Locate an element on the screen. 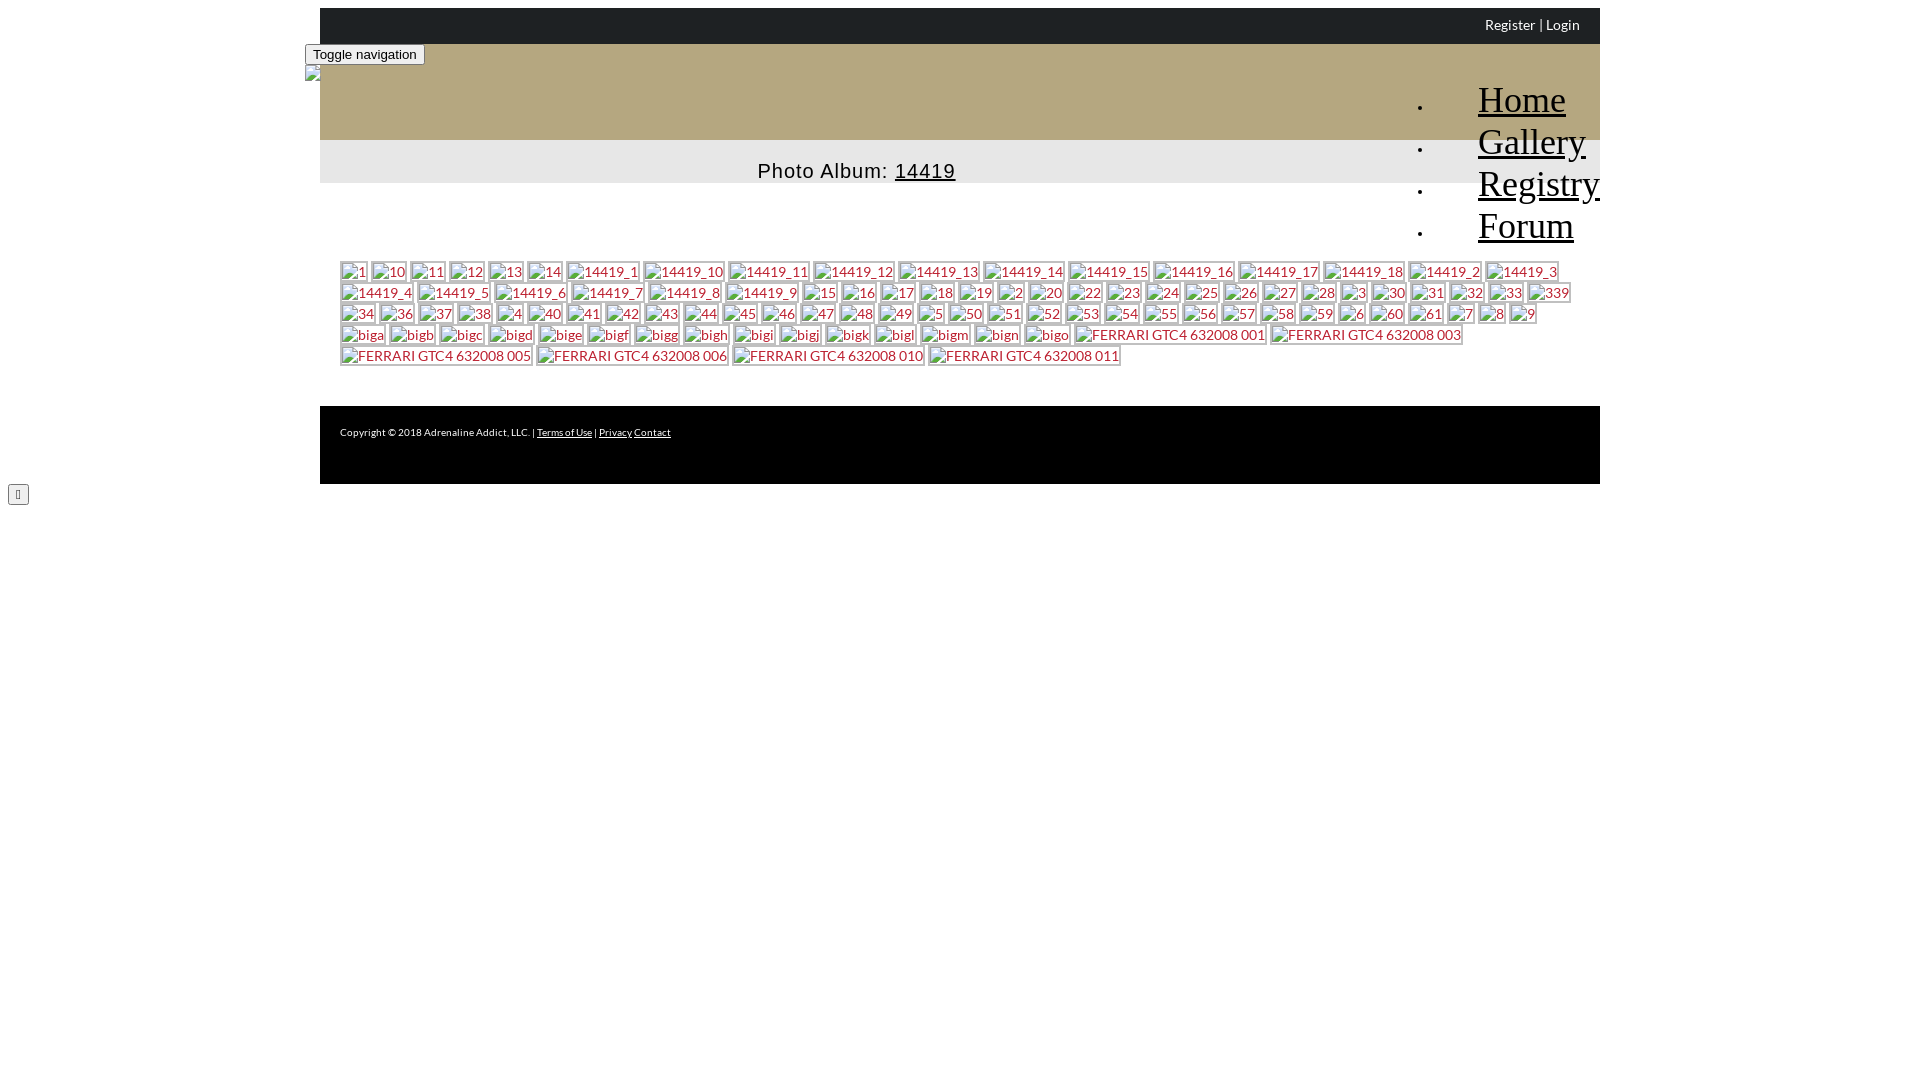 This screenshot has height=1080, width=1920. '14419_12 (click to enlarge)' is located at coordinates (854, 271).